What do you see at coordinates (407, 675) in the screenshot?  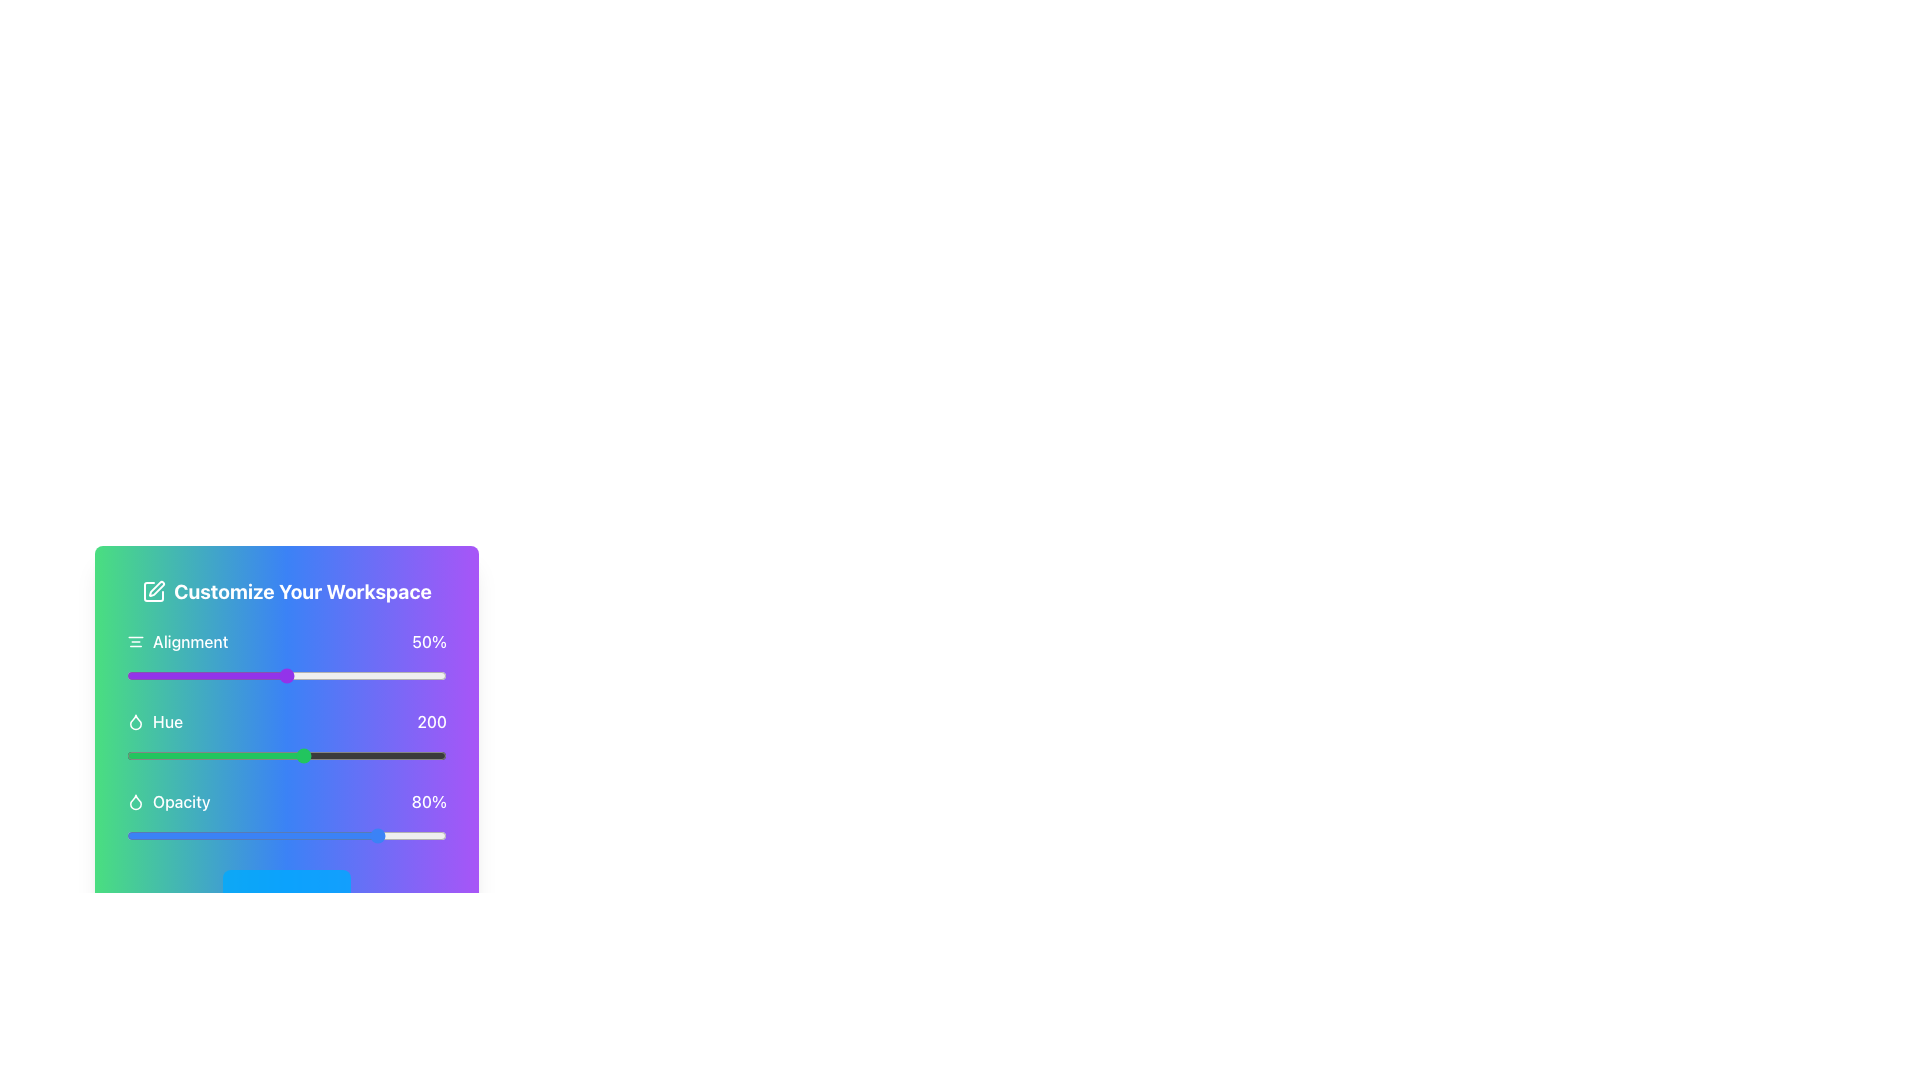 I see `the alignment percentage` at bounding box center [407, 675].